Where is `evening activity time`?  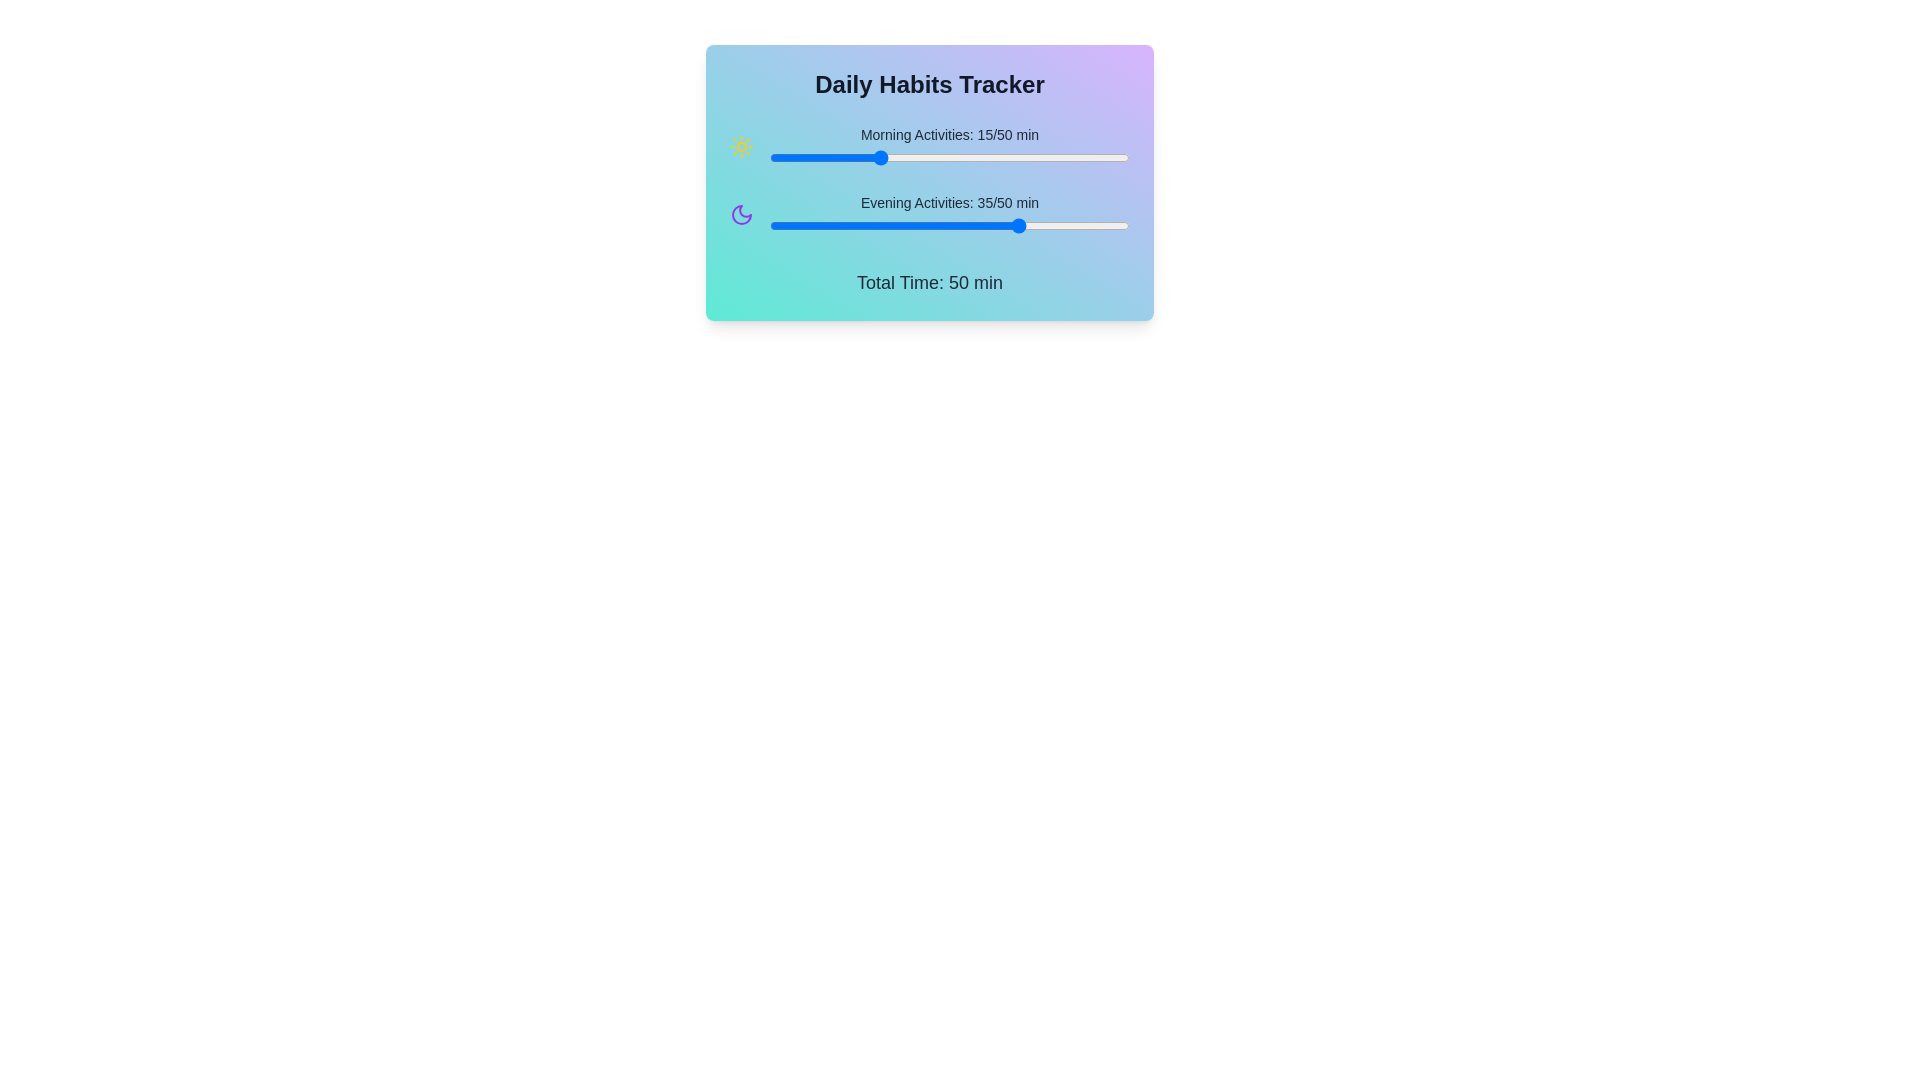 evening activity time is located at coordinates (949, 225).